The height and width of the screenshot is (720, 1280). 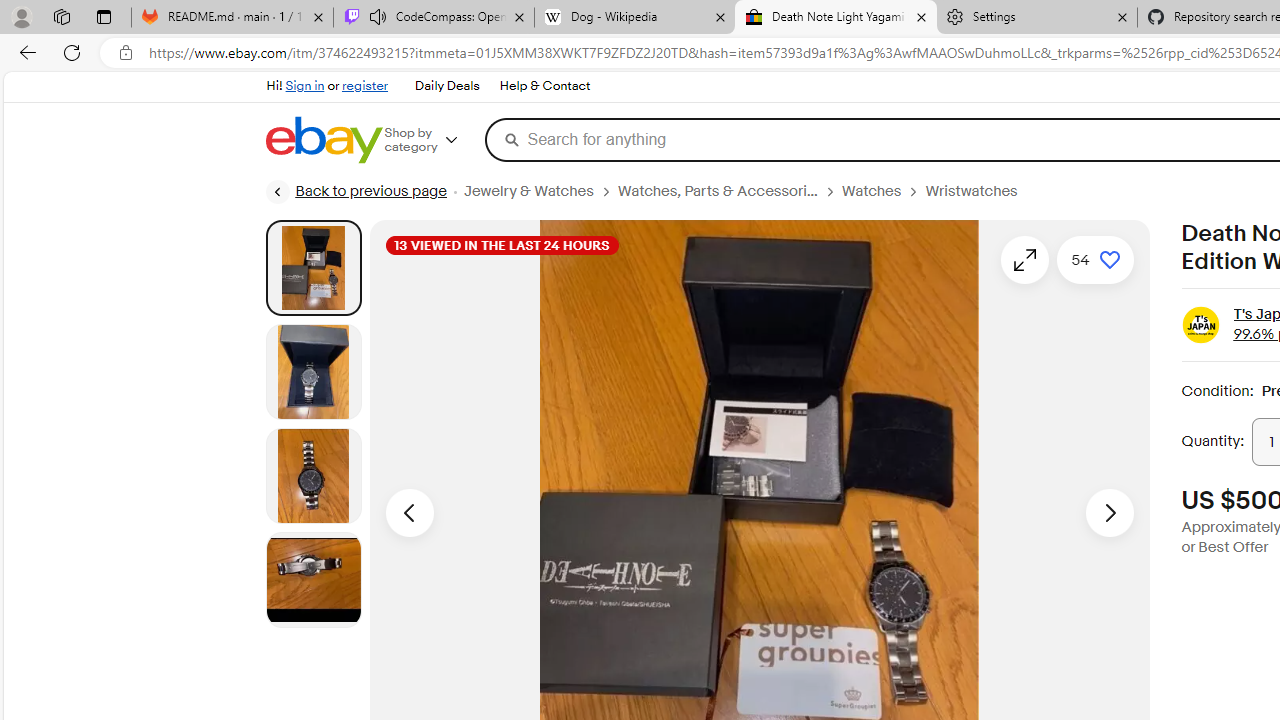 What do you see at coordinates (528, 191) in the screenshot?
I see `'Jewelry & Watches'` at bounding box center [528, 191].